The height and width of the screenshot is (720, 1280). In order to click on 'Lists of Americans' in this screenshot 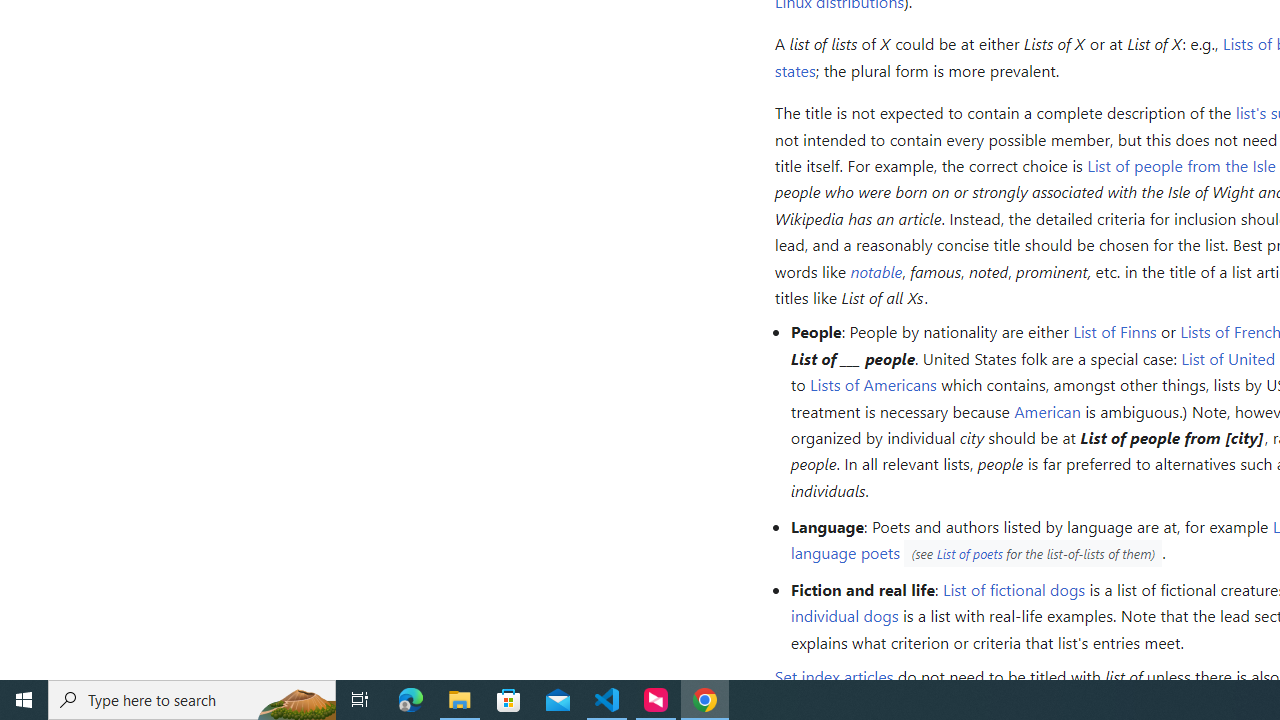, I will do `click(873, 384)`.